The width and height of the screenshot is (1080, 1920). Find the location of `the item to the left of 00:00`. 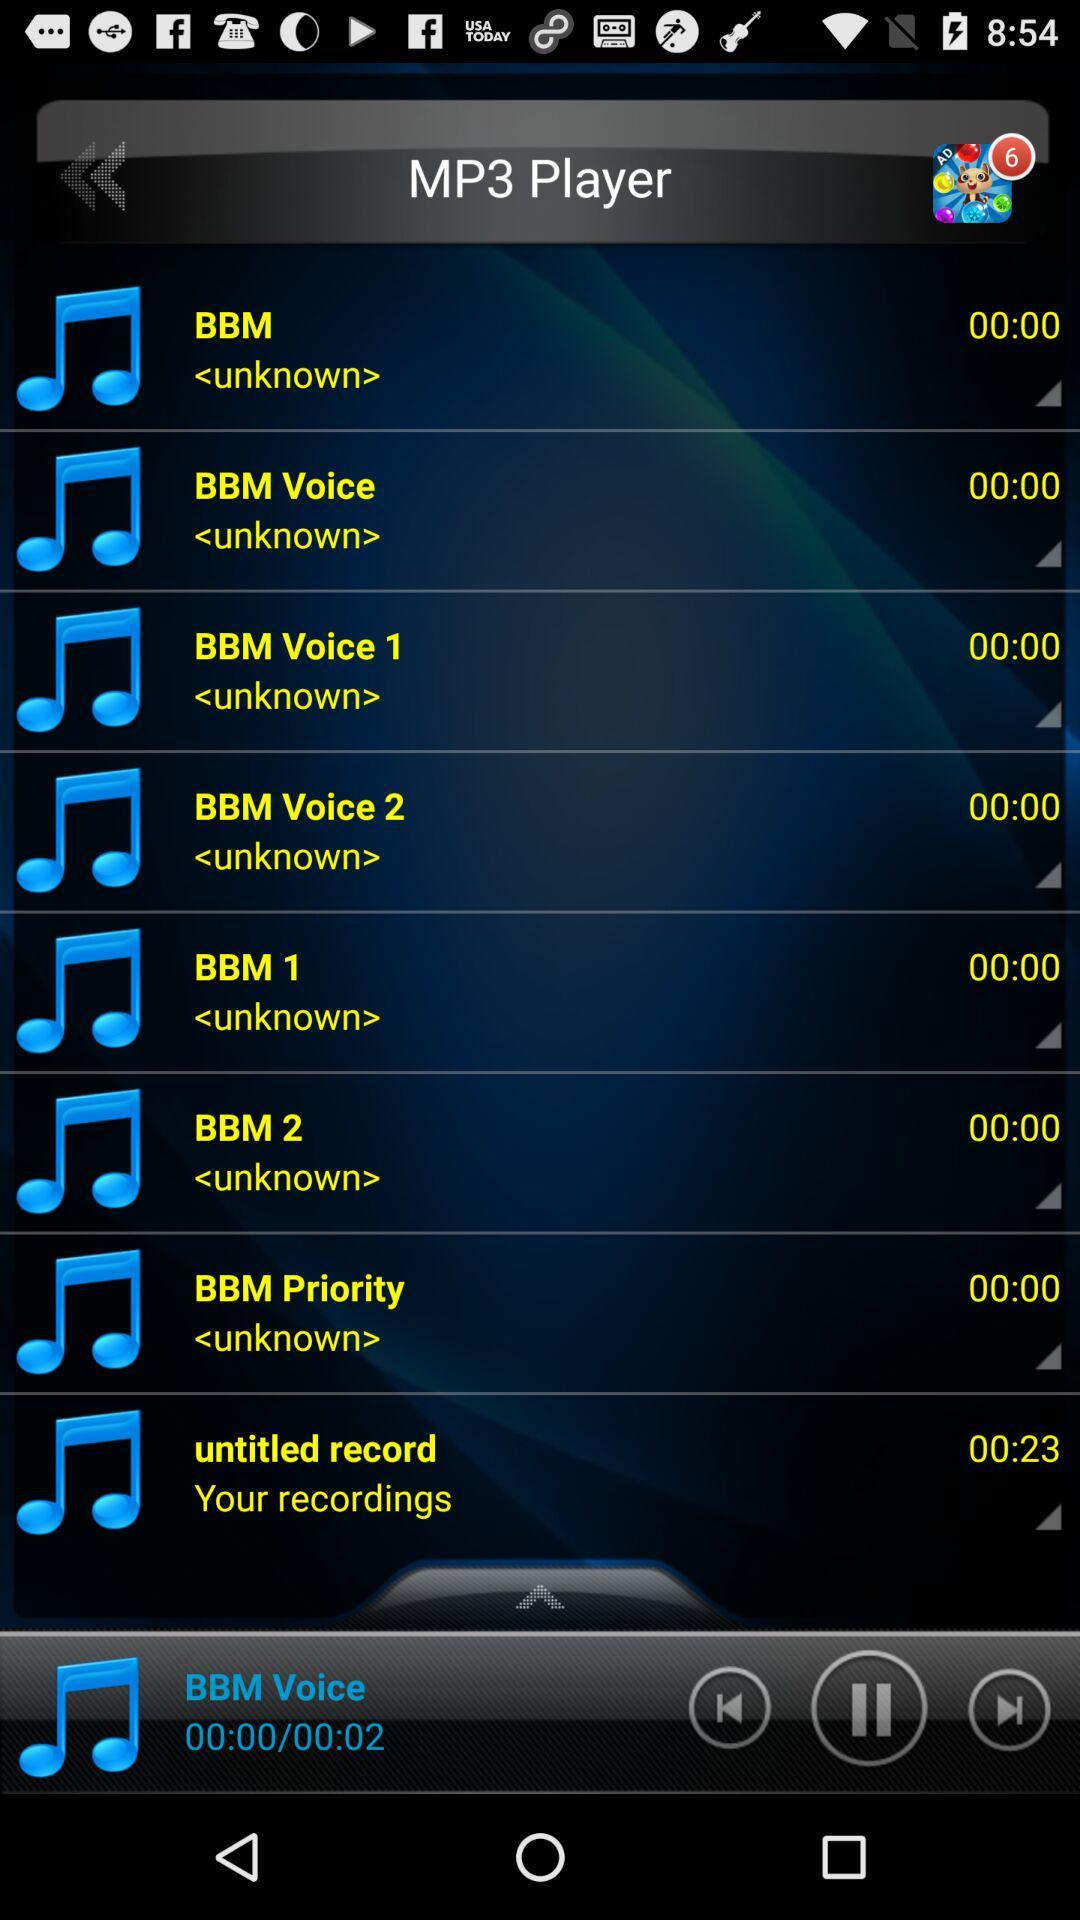

the item to the left of 00:00 is located at coordinates (299, 1286).